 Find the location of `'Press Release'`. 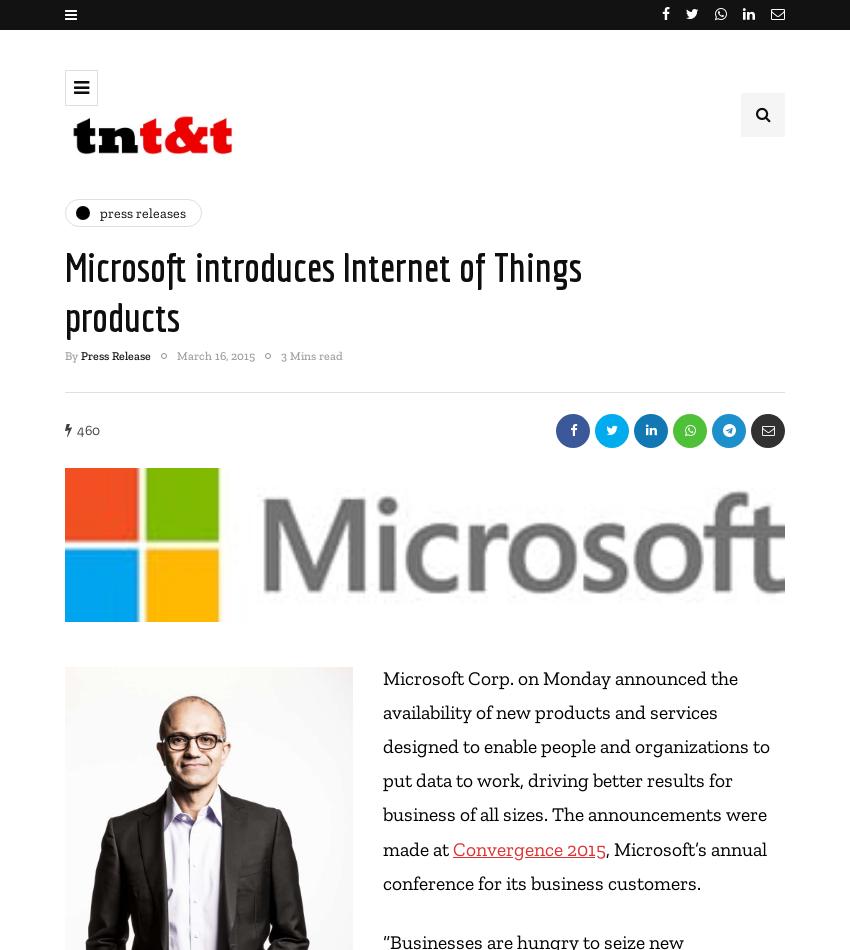

'Press Release' is located at coordinates (115, 354).